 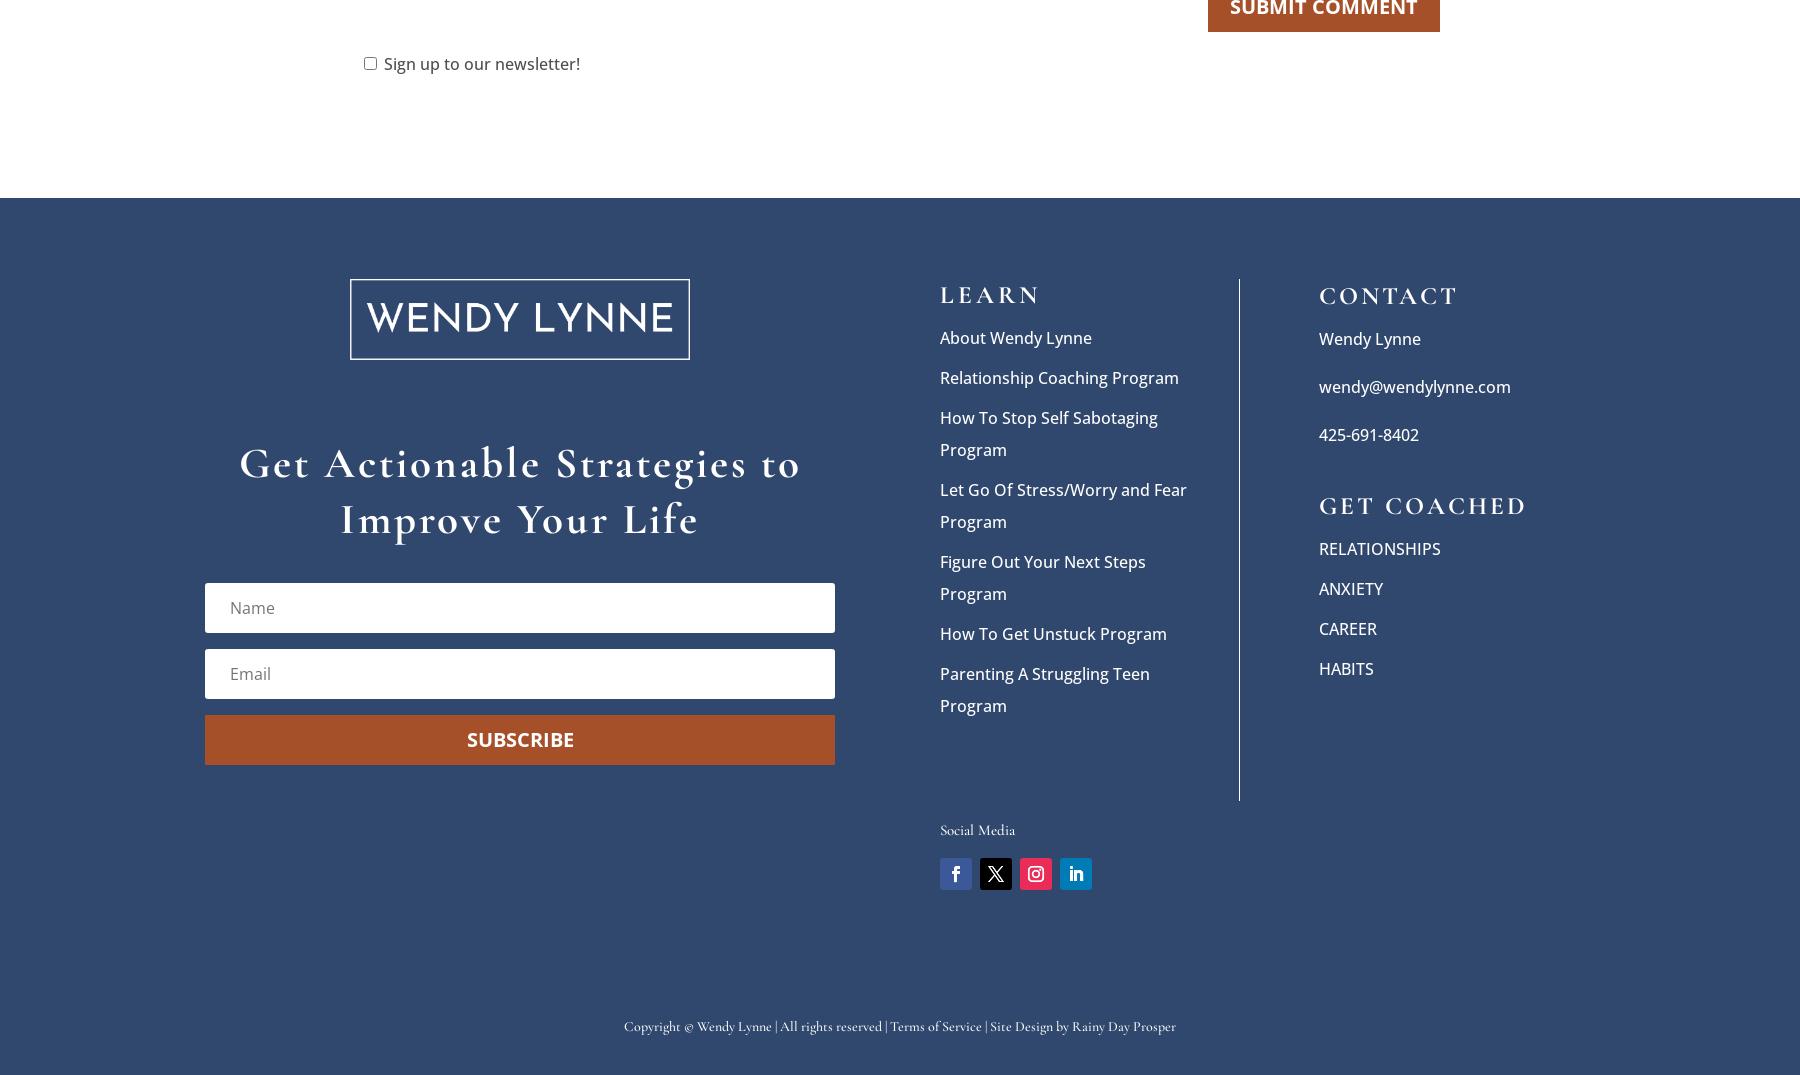 I want to click on 'Let Go Of Stress/Worry and Fear Program', so click(x=1062, y=504).